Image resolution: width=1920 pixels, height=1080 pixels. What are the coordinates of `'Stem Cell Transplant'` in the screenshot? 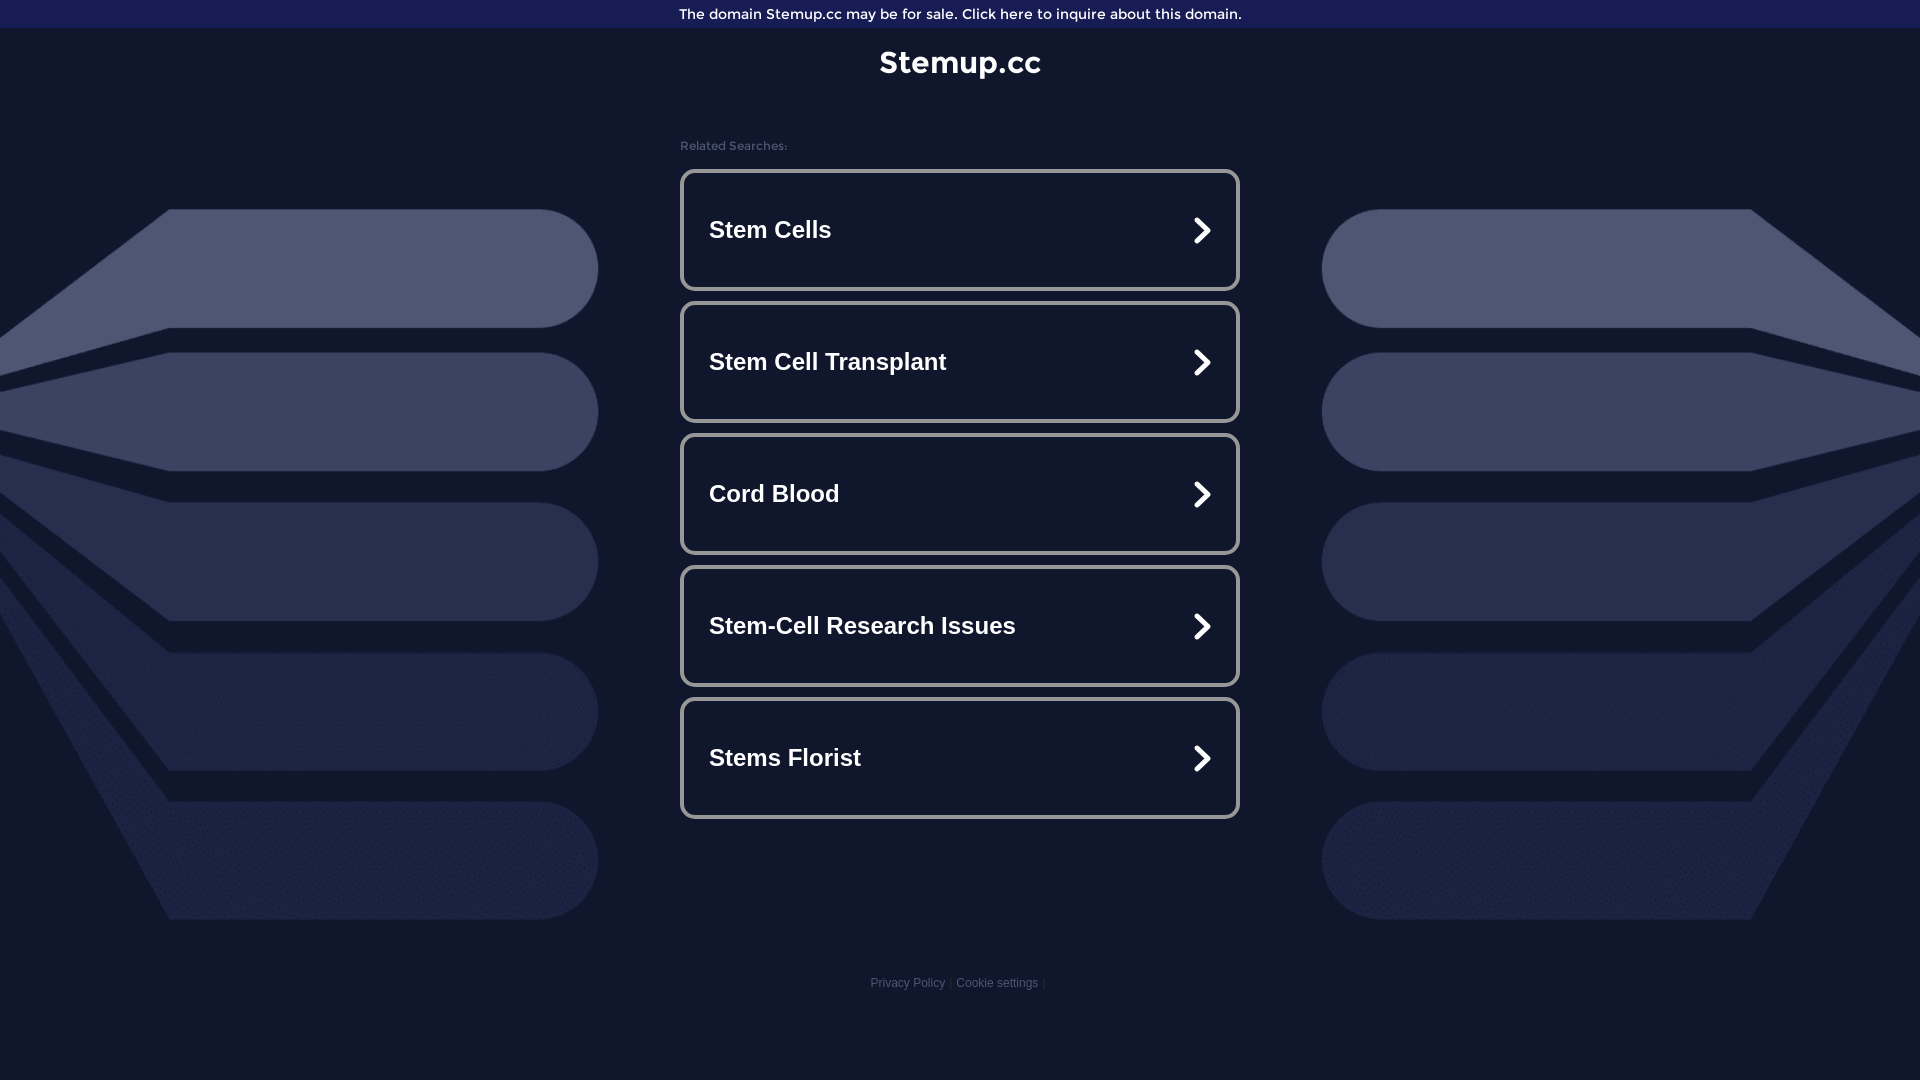 It's located at (960, 362).